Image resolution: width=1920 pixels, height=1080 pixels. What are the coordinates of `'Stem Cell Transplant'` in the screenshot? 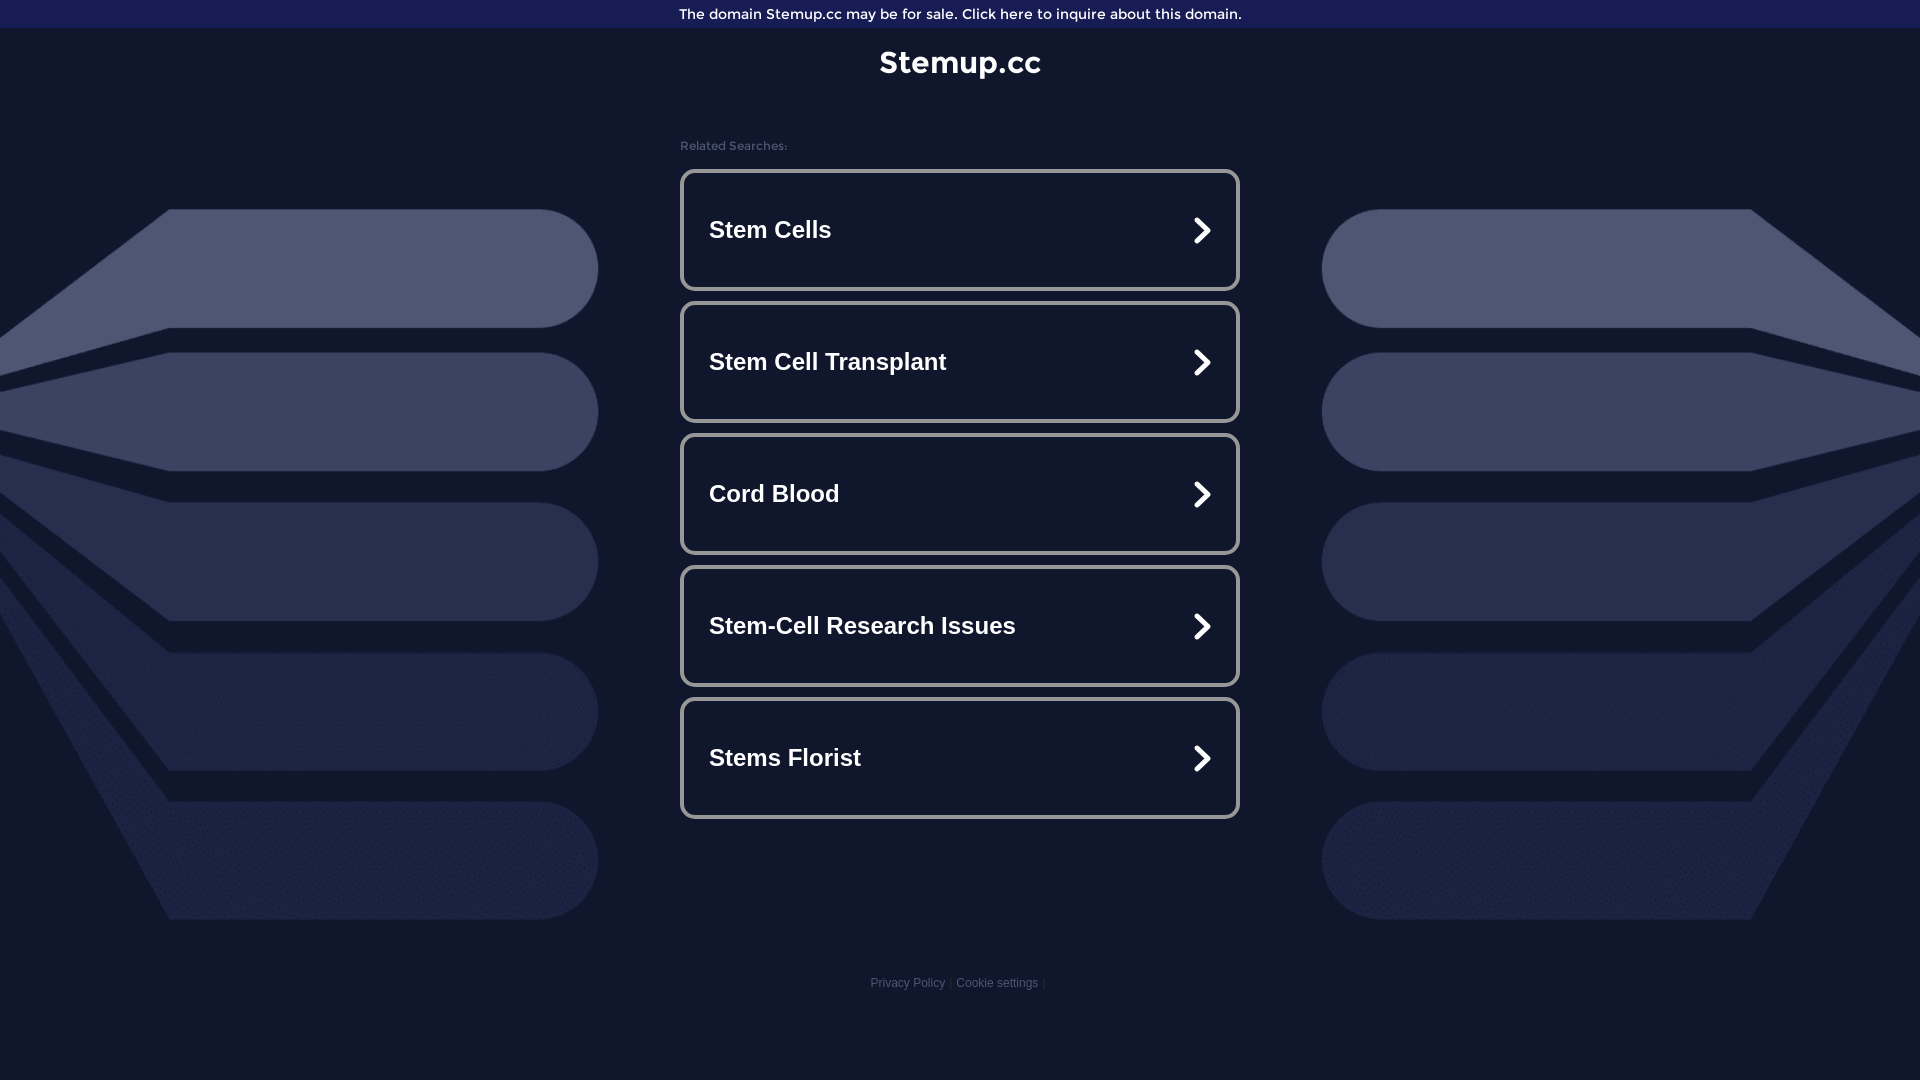 It's located at (960, 362).